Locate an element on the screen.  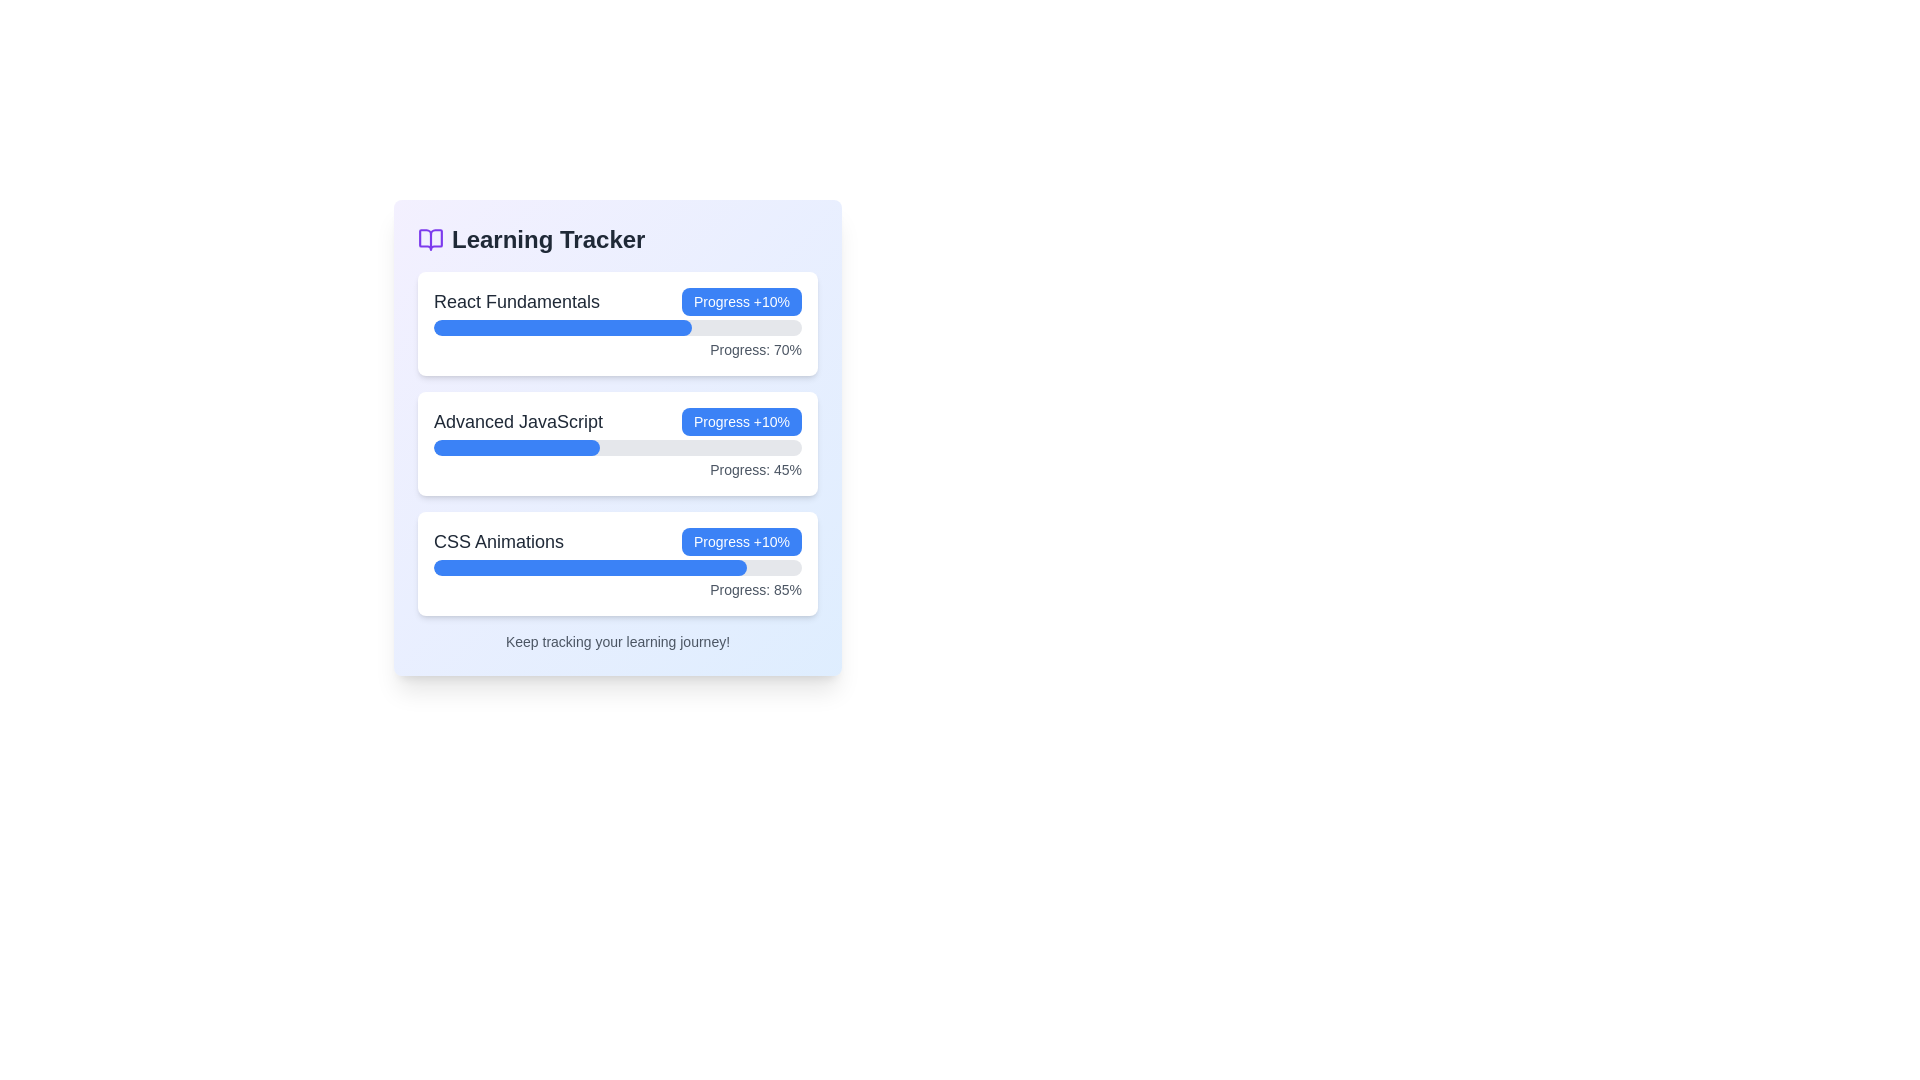
the 'Learning Tracker' title element which includes an open book icon is located at coordinates (617, 238).